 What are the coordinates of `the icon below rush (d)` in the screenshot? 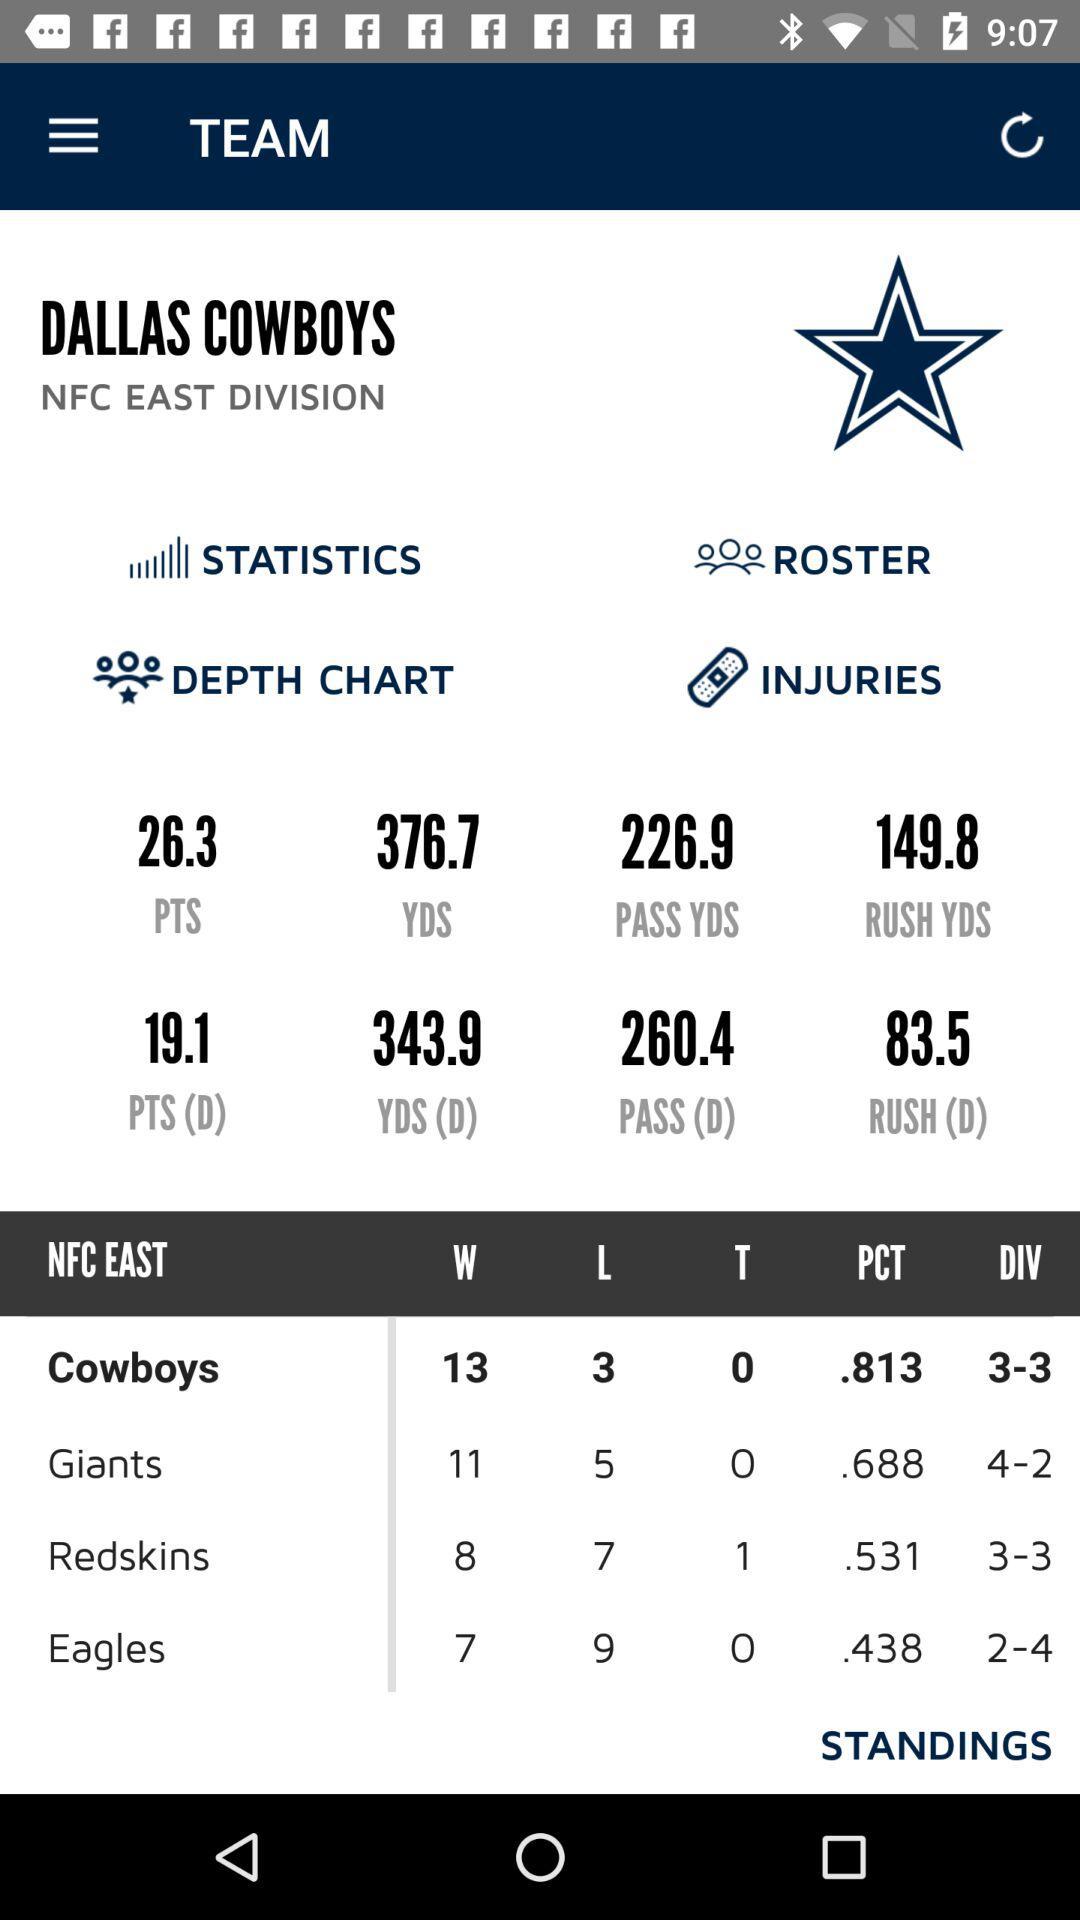 It's located at (1002, 1262).